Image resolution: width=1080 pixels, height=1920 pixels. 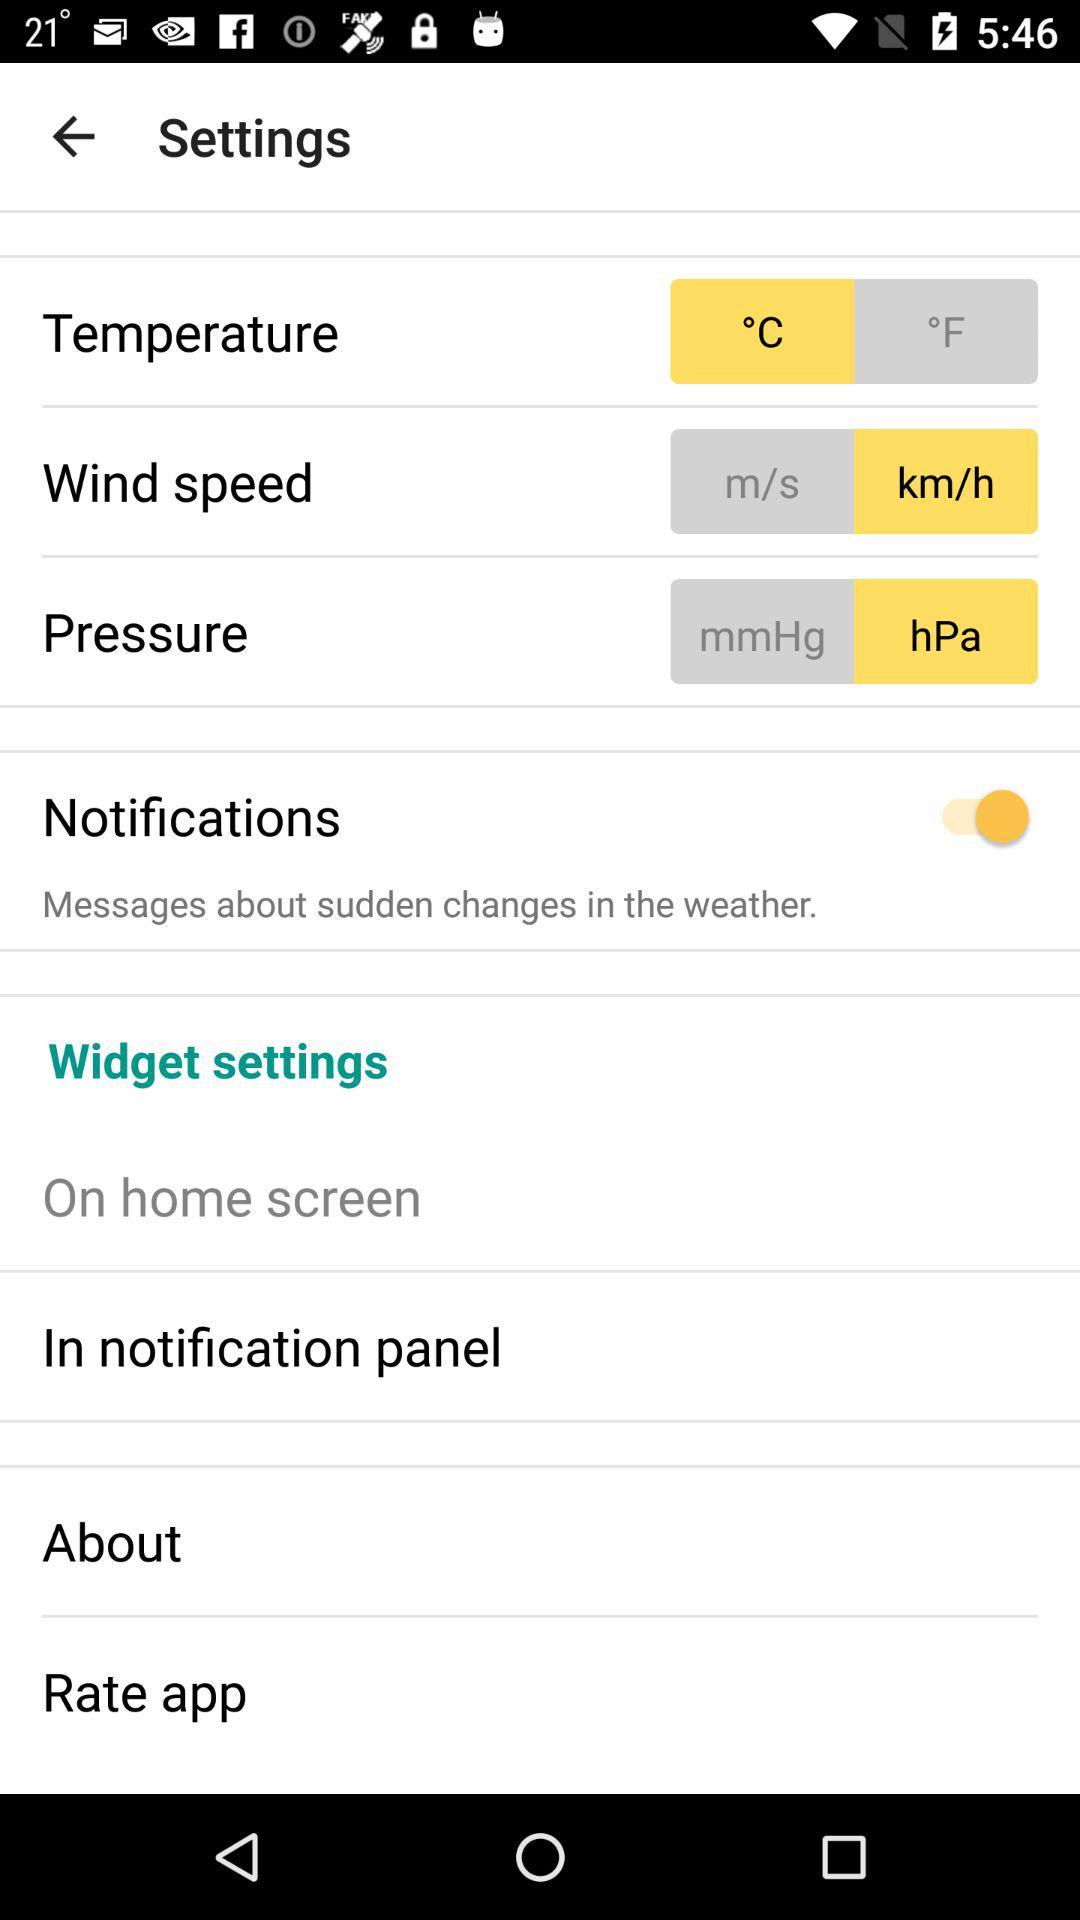 I want to click on item to the left of settings item, so click(x=72, y=135).